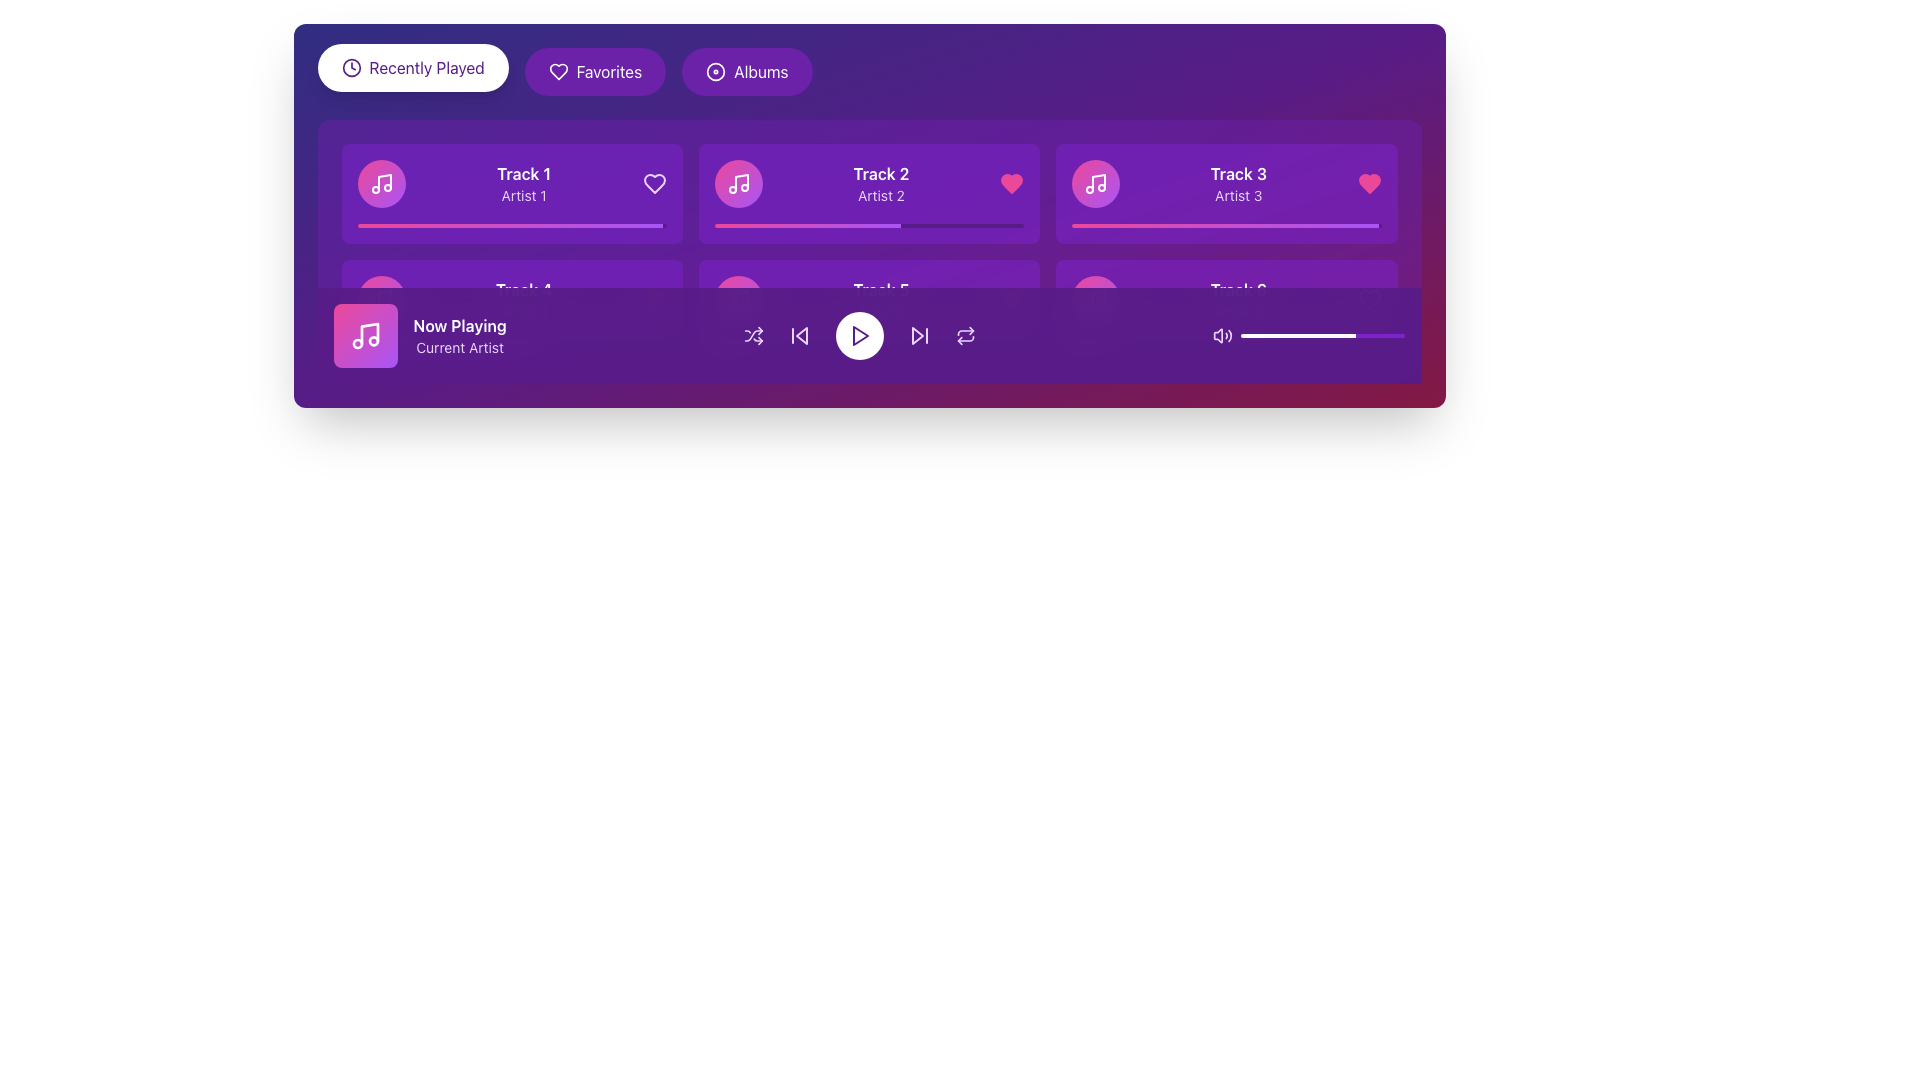  Describe the element at coordinates (381, 184) in the screenshot. I see `the icon representing the music track 'Track 1' located in the top-left corner of the group for 'Track 1' and 'Artist 1' information to interact with it` at that location.